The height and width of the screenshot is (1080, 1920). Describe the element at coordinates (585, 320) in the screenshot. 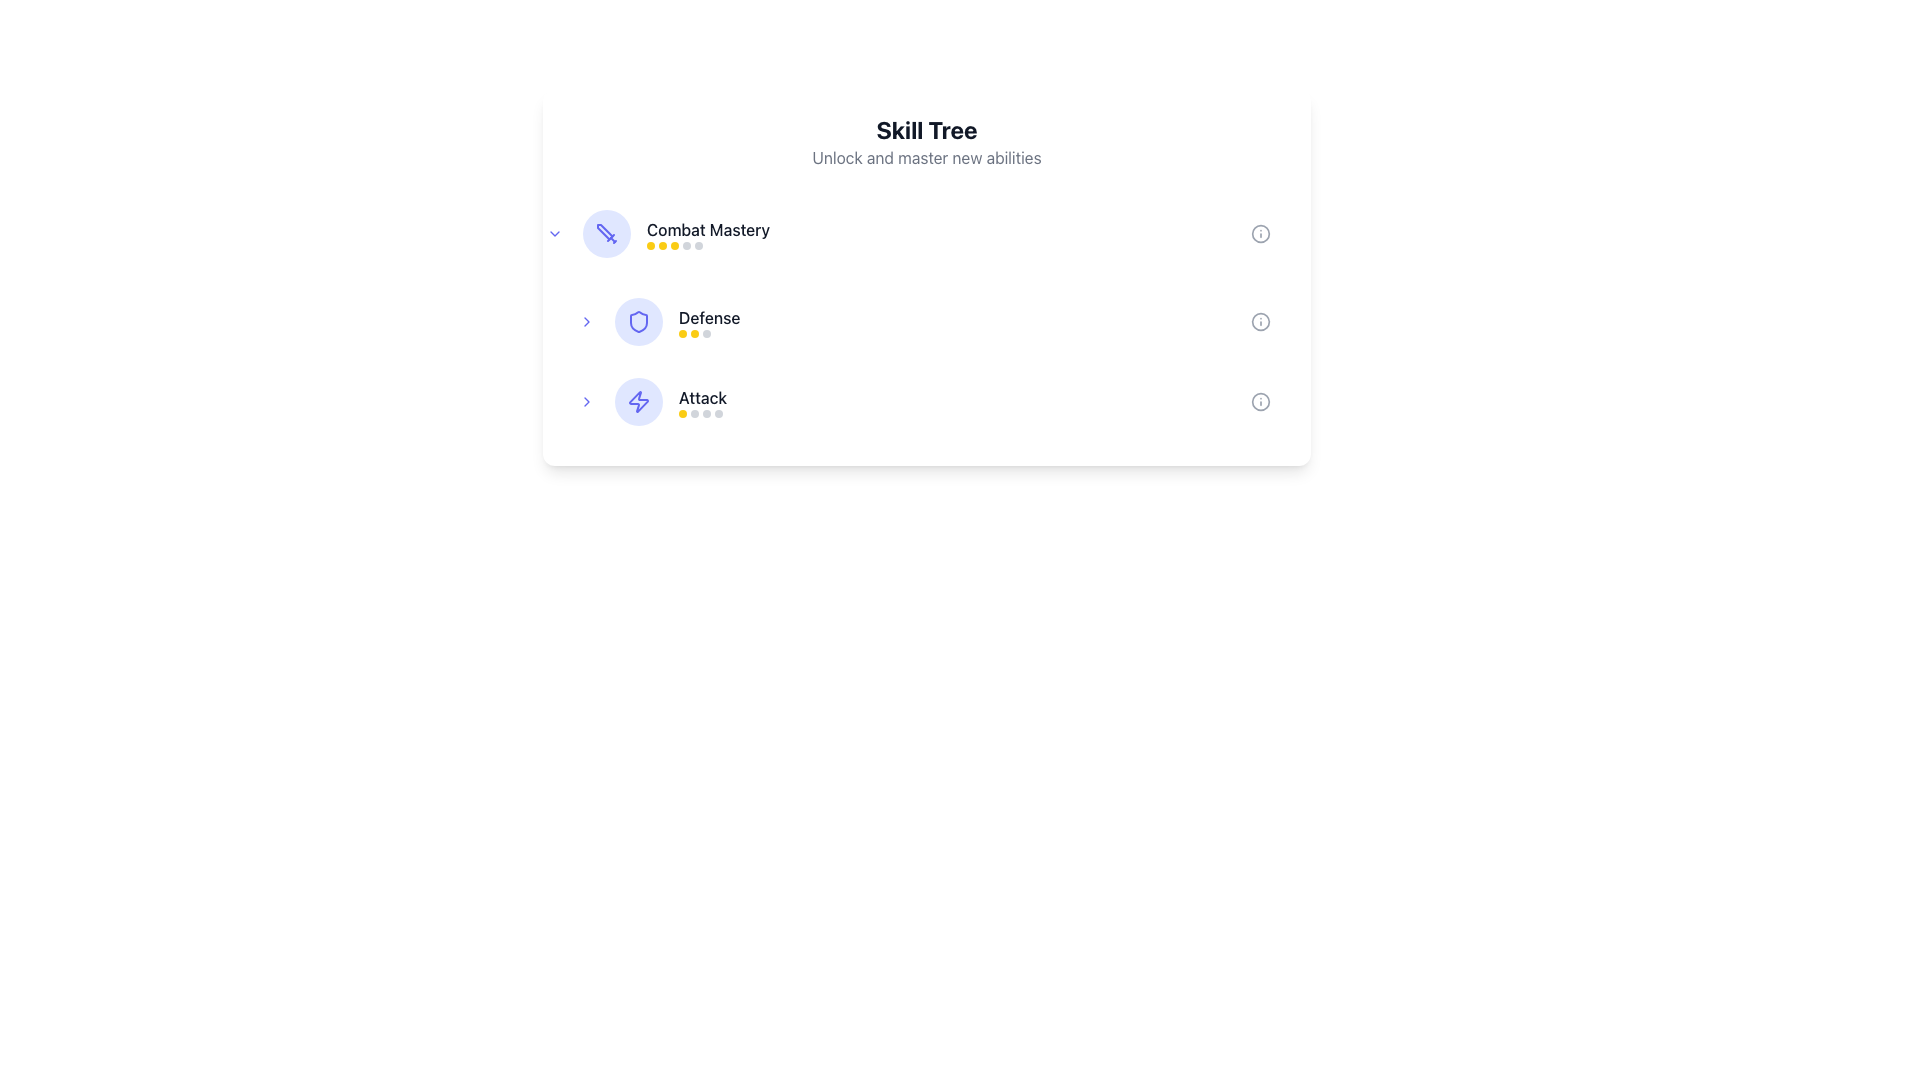

I see `the circular button icon to the left of the 'Defense' skill entry in the 'Skill Tree' to visualize interactivity` at that location.